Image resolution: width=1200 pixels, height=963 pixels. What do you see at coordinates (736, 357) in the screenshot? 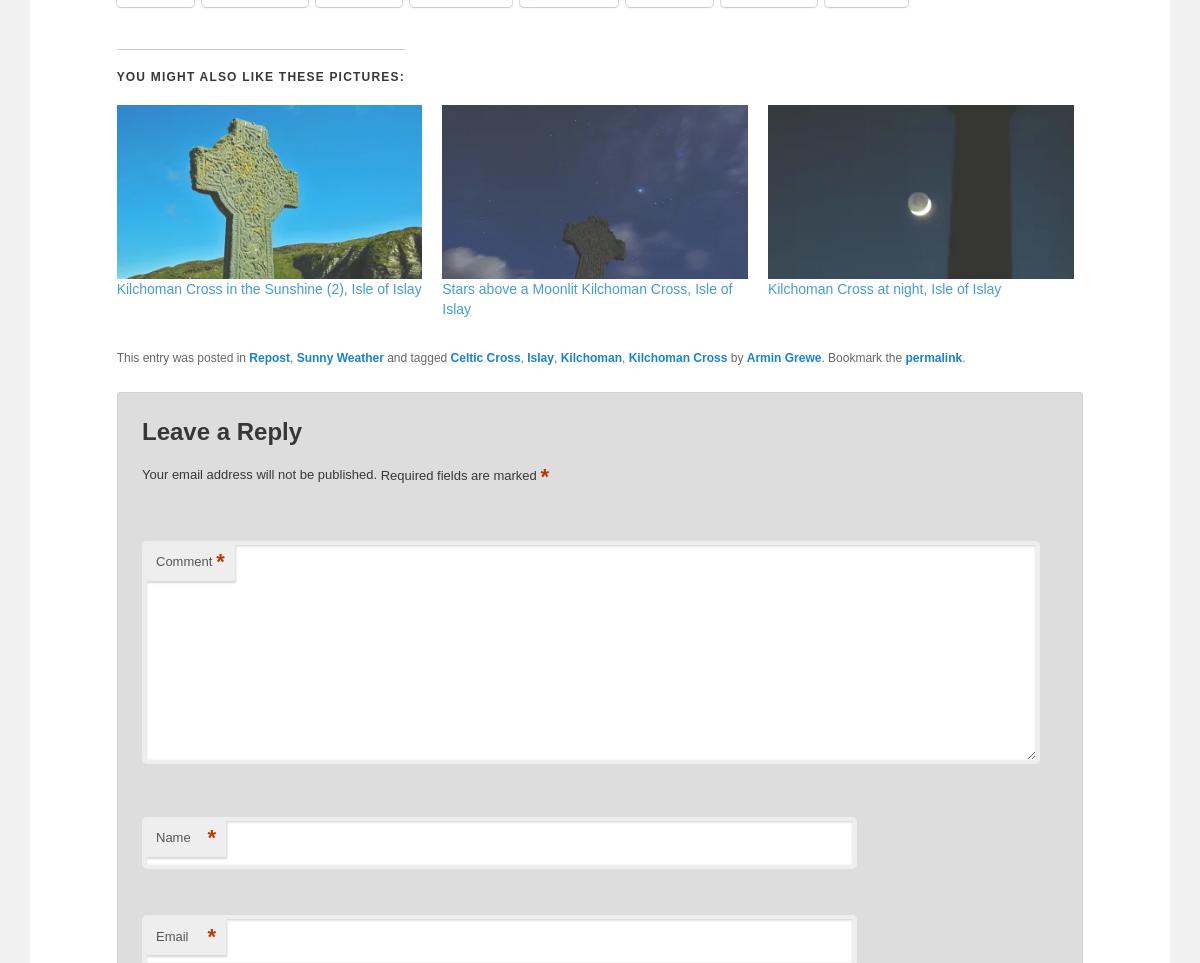
I see `'by'` at bounding box center [736, 357].